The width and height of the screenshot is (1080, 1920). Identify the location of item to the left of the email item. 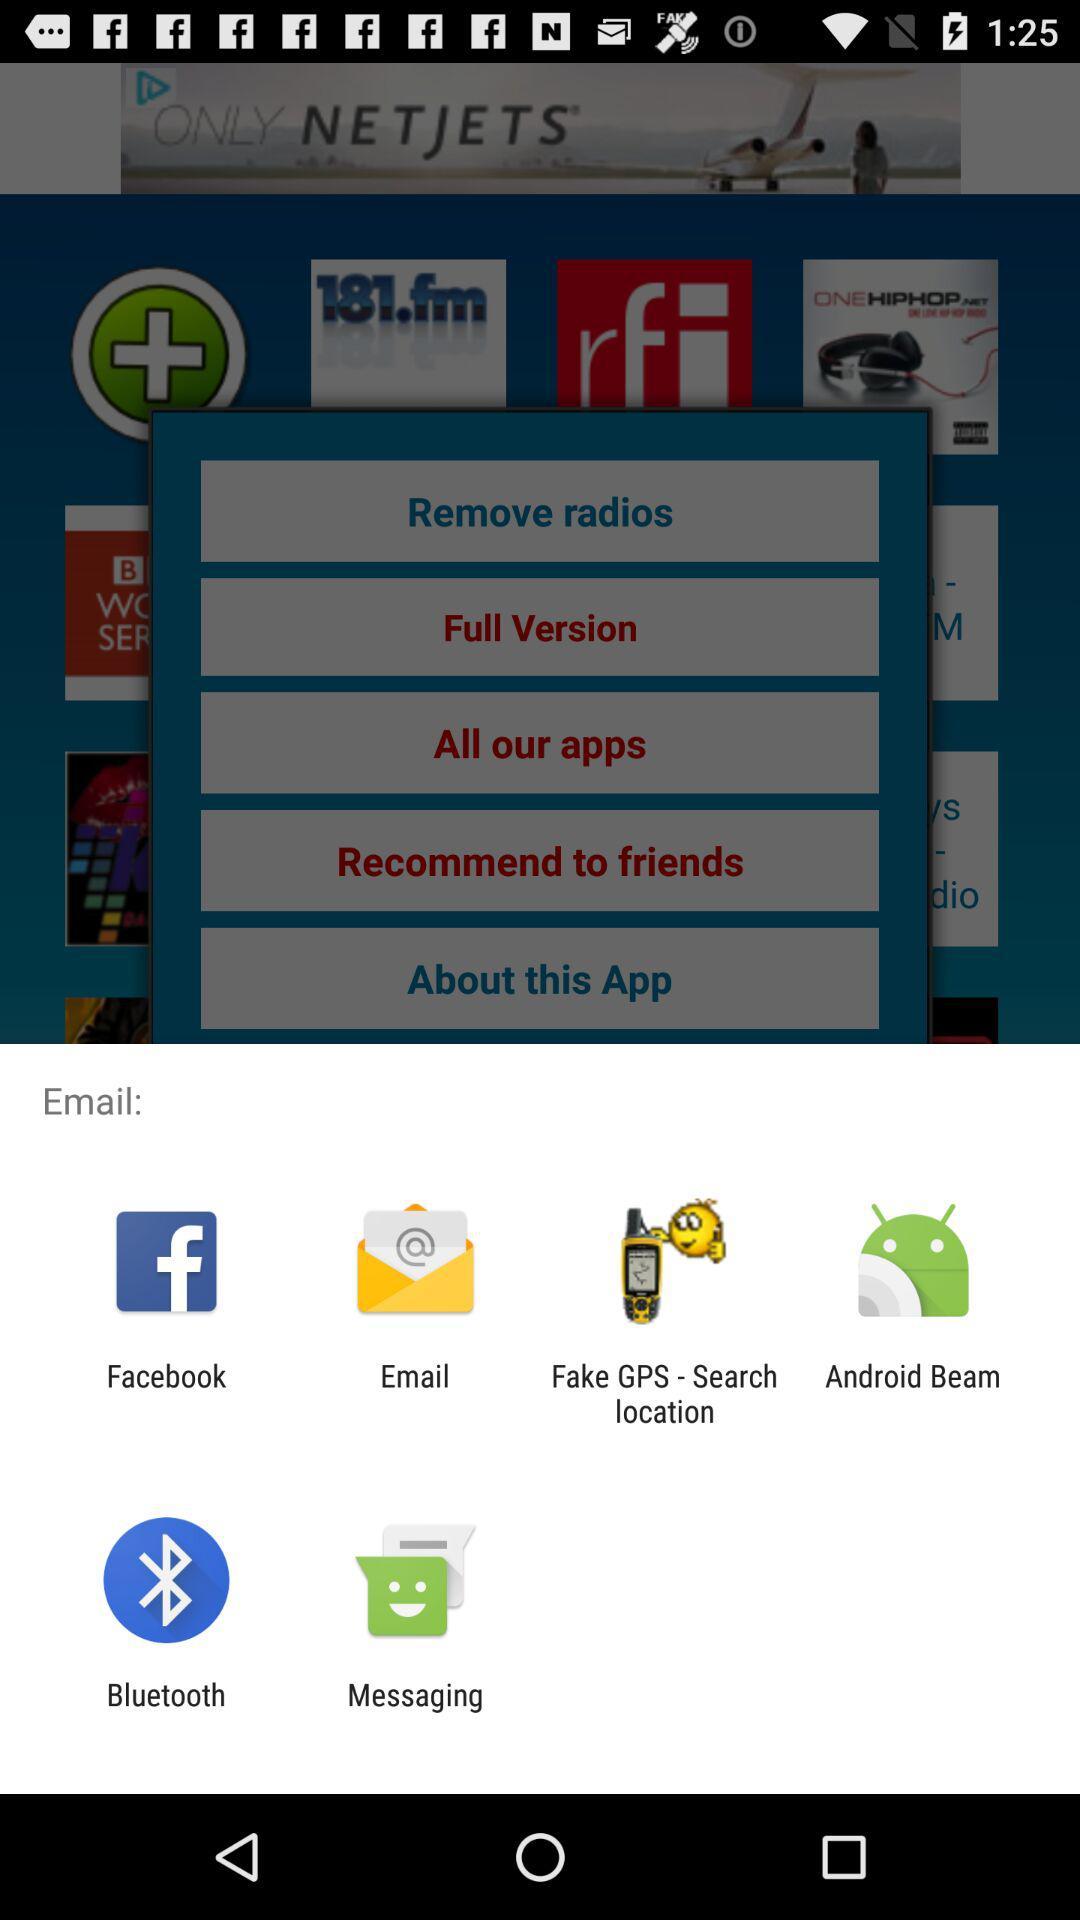
(165, 1392).